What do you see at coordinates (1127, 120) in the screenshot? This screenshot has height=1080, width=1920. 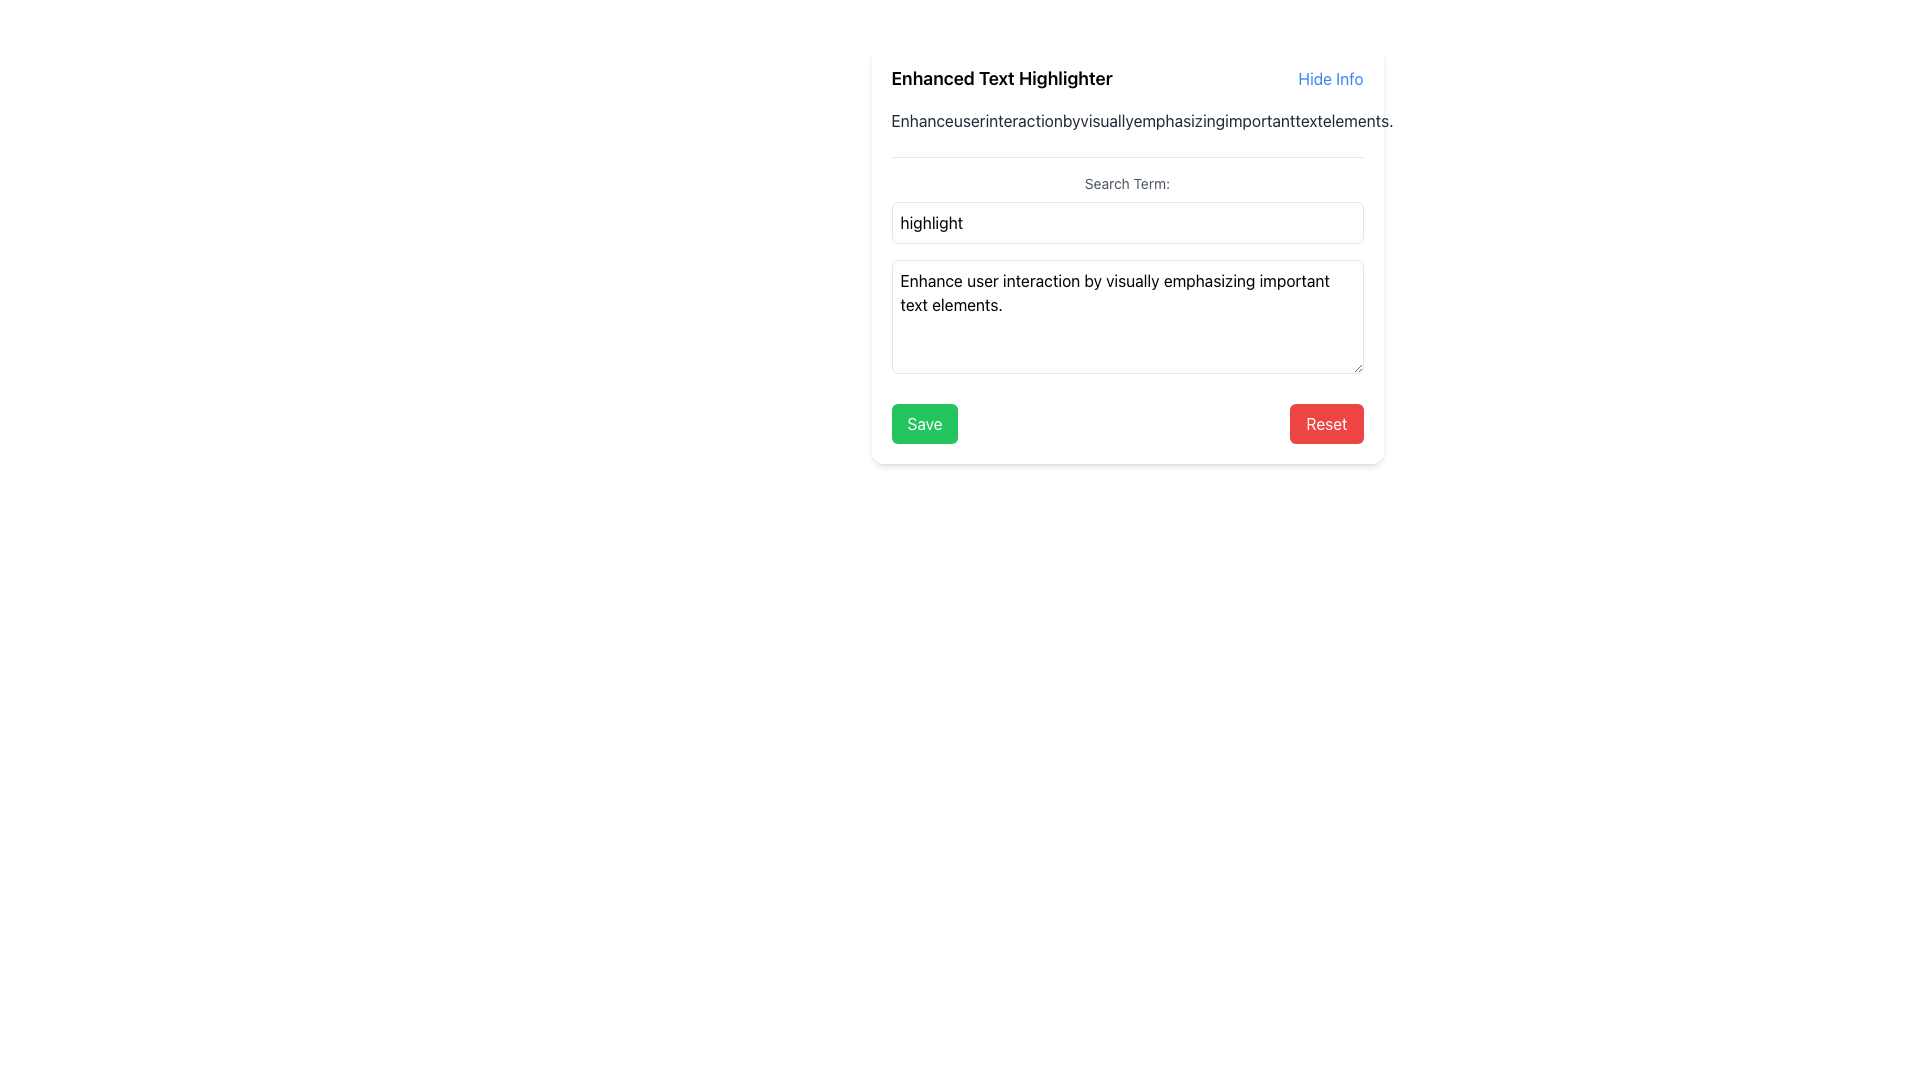 I see `the informative text element located beneath the 'Enhanced Text Highlighter' header and above the 'Search Term:' section` at bounding box center [1127, 120].